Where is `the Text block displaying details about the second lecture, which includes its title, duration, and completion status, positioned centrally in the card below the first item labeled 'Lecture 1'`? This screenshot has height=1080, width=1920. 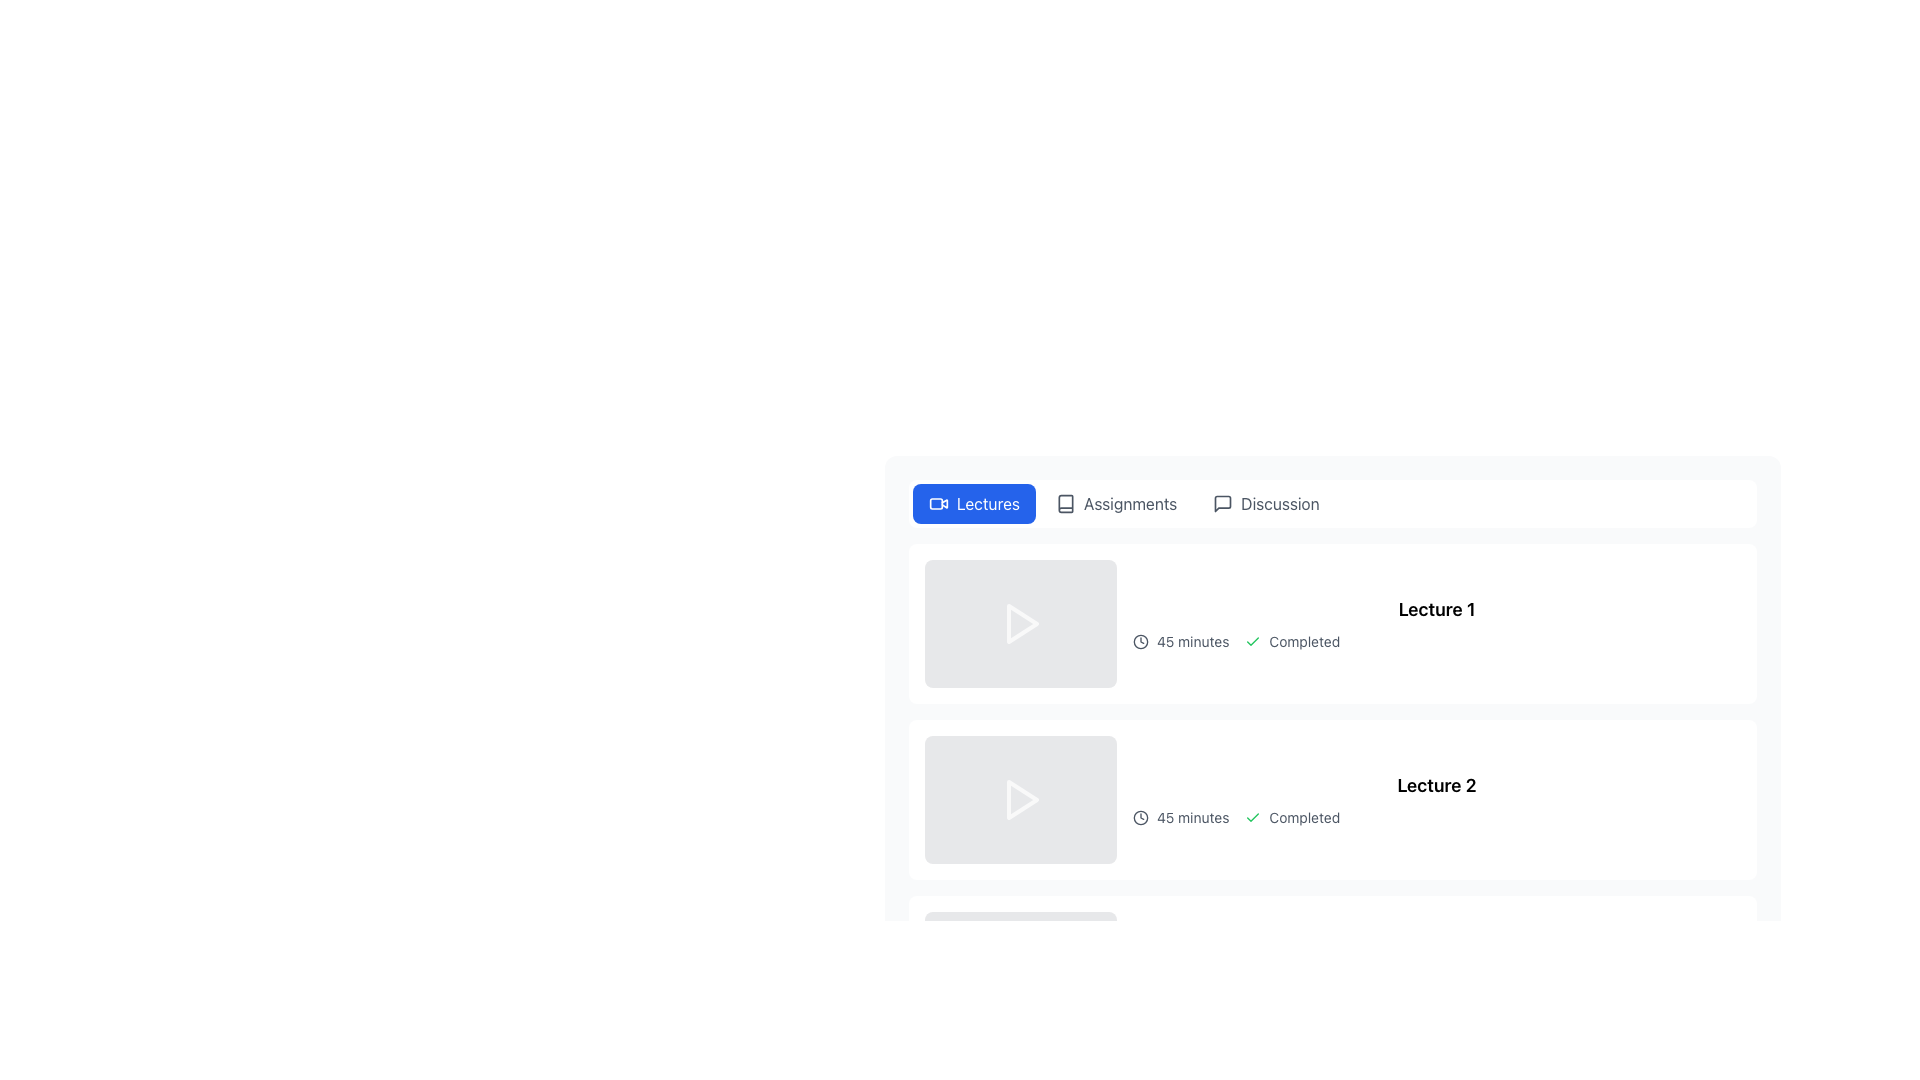 the Text block displaying details about the second lecture, which includes its title, duration, and completion status, positioned centrally in the card below the first item labeled 'Lecture 1' is located at coordinates (1435, 798).